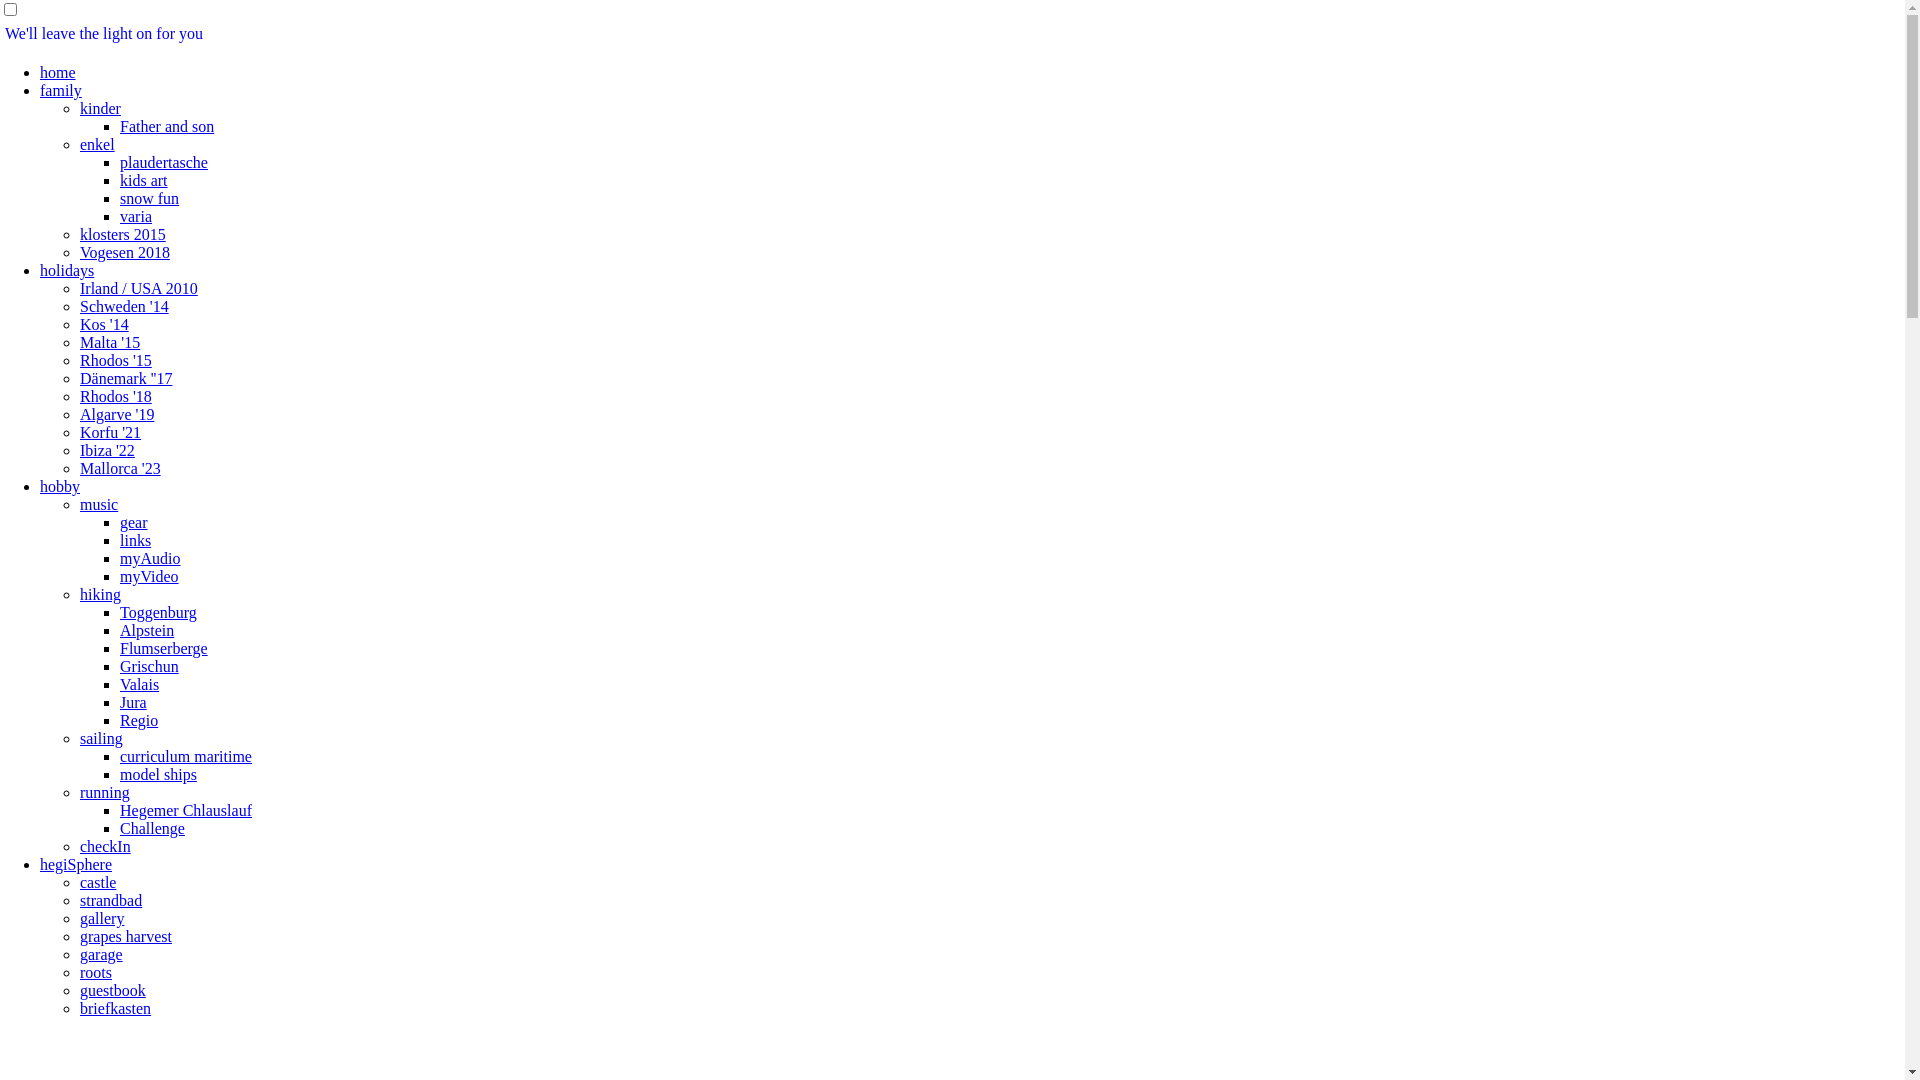 The width and height of the screenshot is (1920, 1080). Describe the element at coordinates (119, 558) in the screenshot. I see `'myAudio'` at that location.